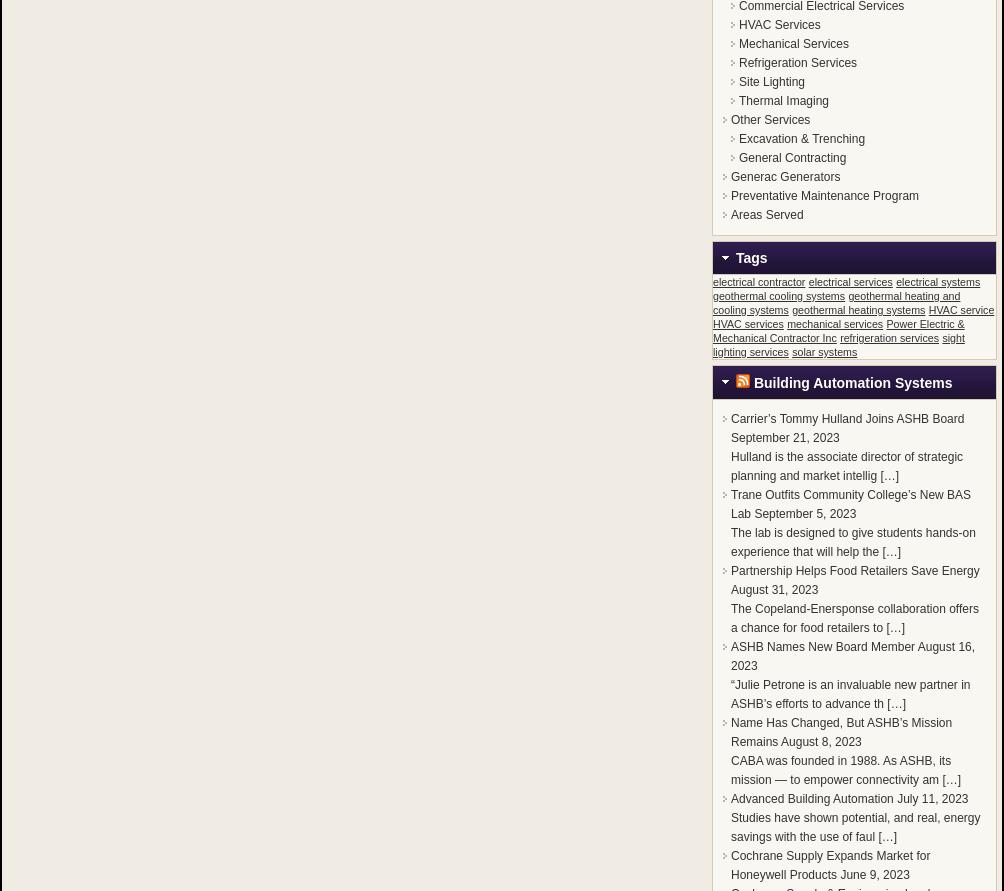  Describe the element at coordinates (759, 281) in the screenshot. I see `'electrical contractor'` at that location.